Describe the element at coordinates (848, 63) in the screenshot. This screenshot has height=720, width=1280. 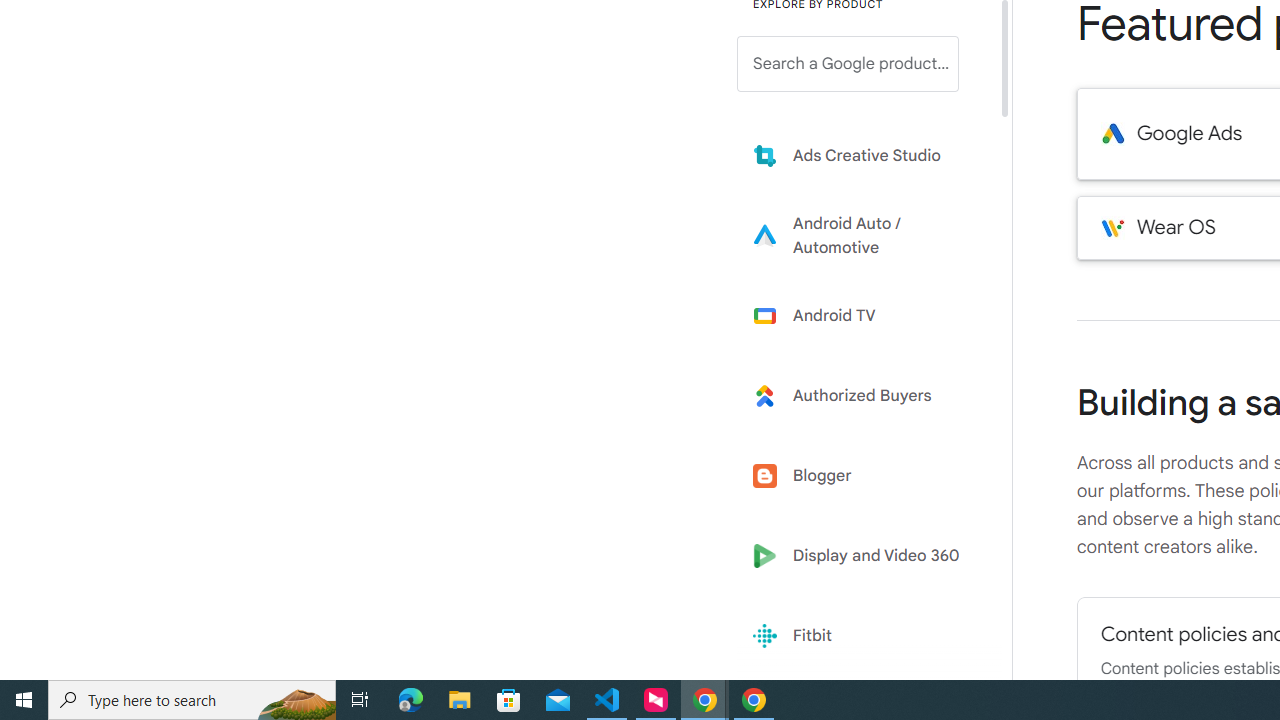
I see `'Search a Google product from below list.'` at that location.